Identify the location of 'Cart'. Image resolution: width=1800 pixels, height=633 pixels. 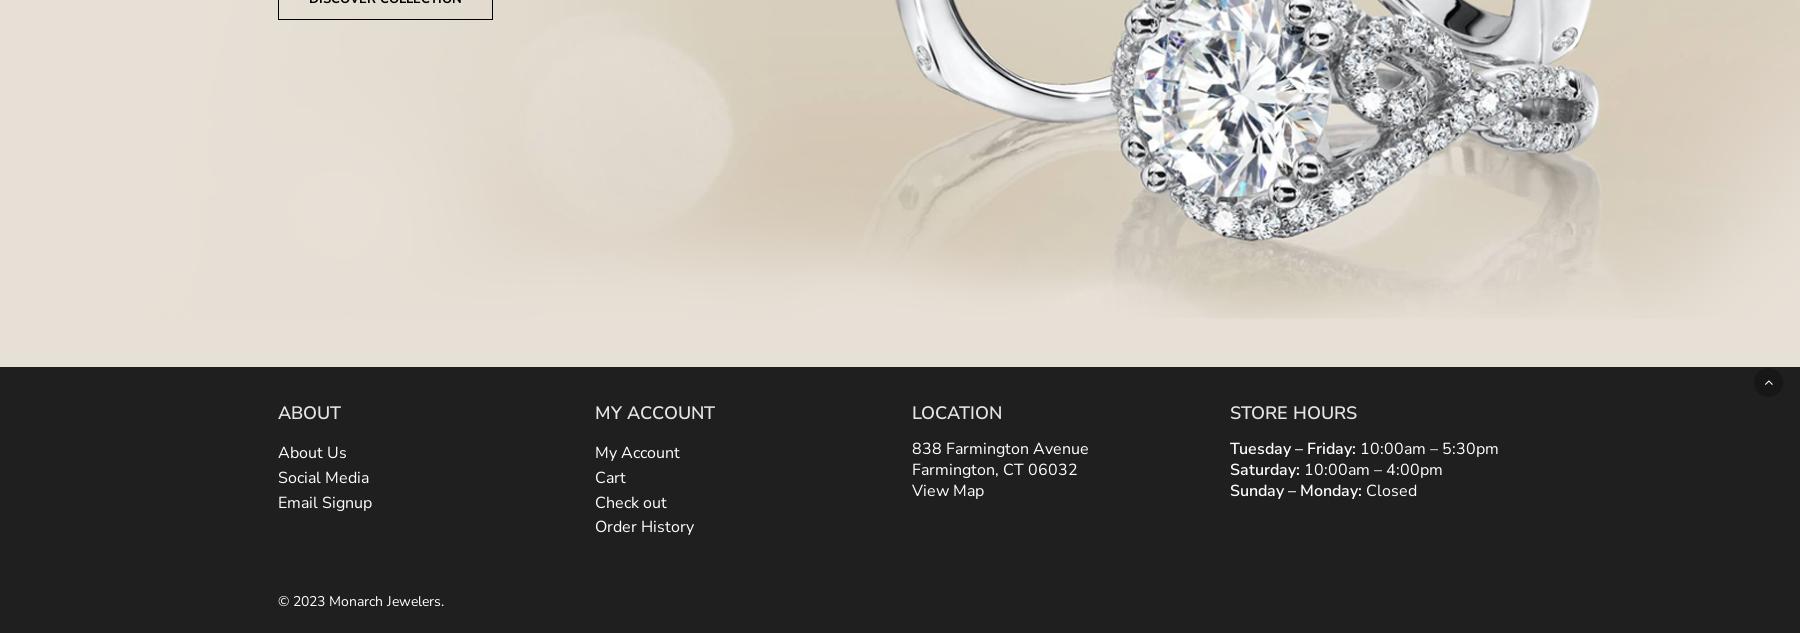
(609, 477).